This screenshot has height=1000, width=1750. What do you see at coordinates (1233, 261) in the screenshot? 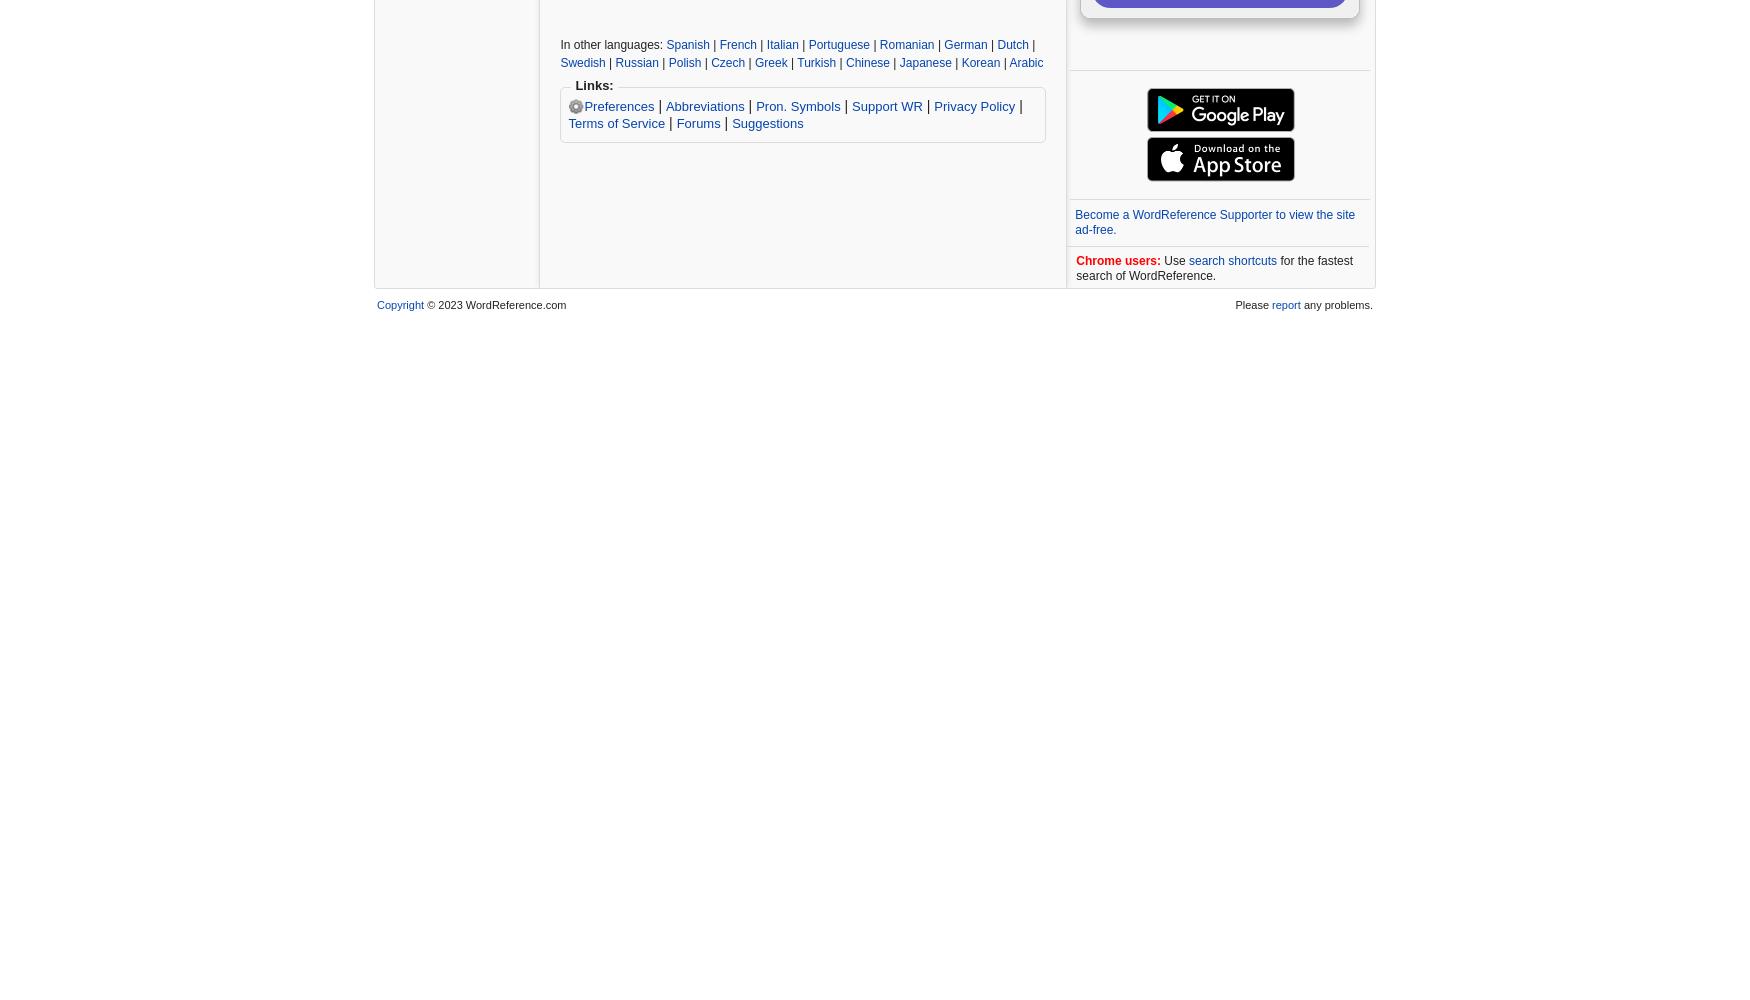
I see `'search shortcuts'` at bounding box center [1233, 261].